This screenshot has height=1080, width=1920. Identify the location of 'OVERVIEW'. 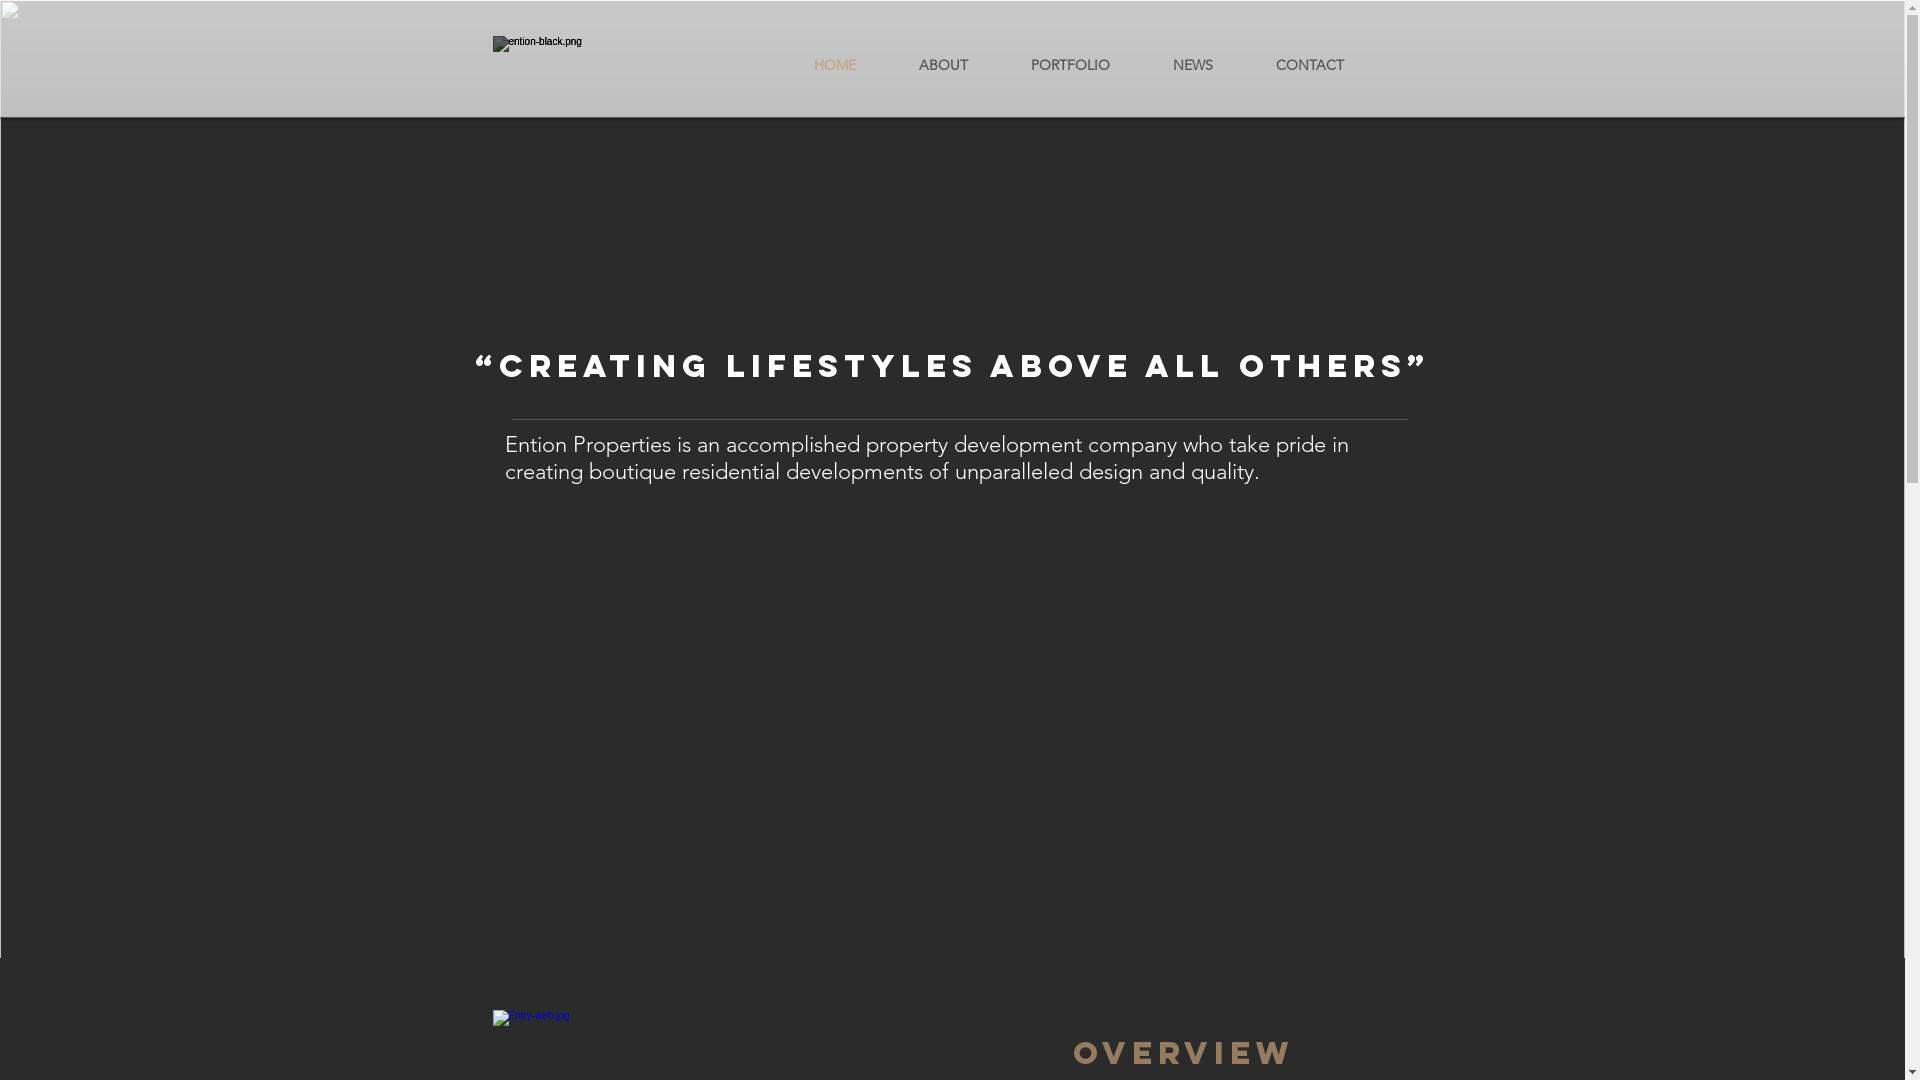
(1070, 1052).